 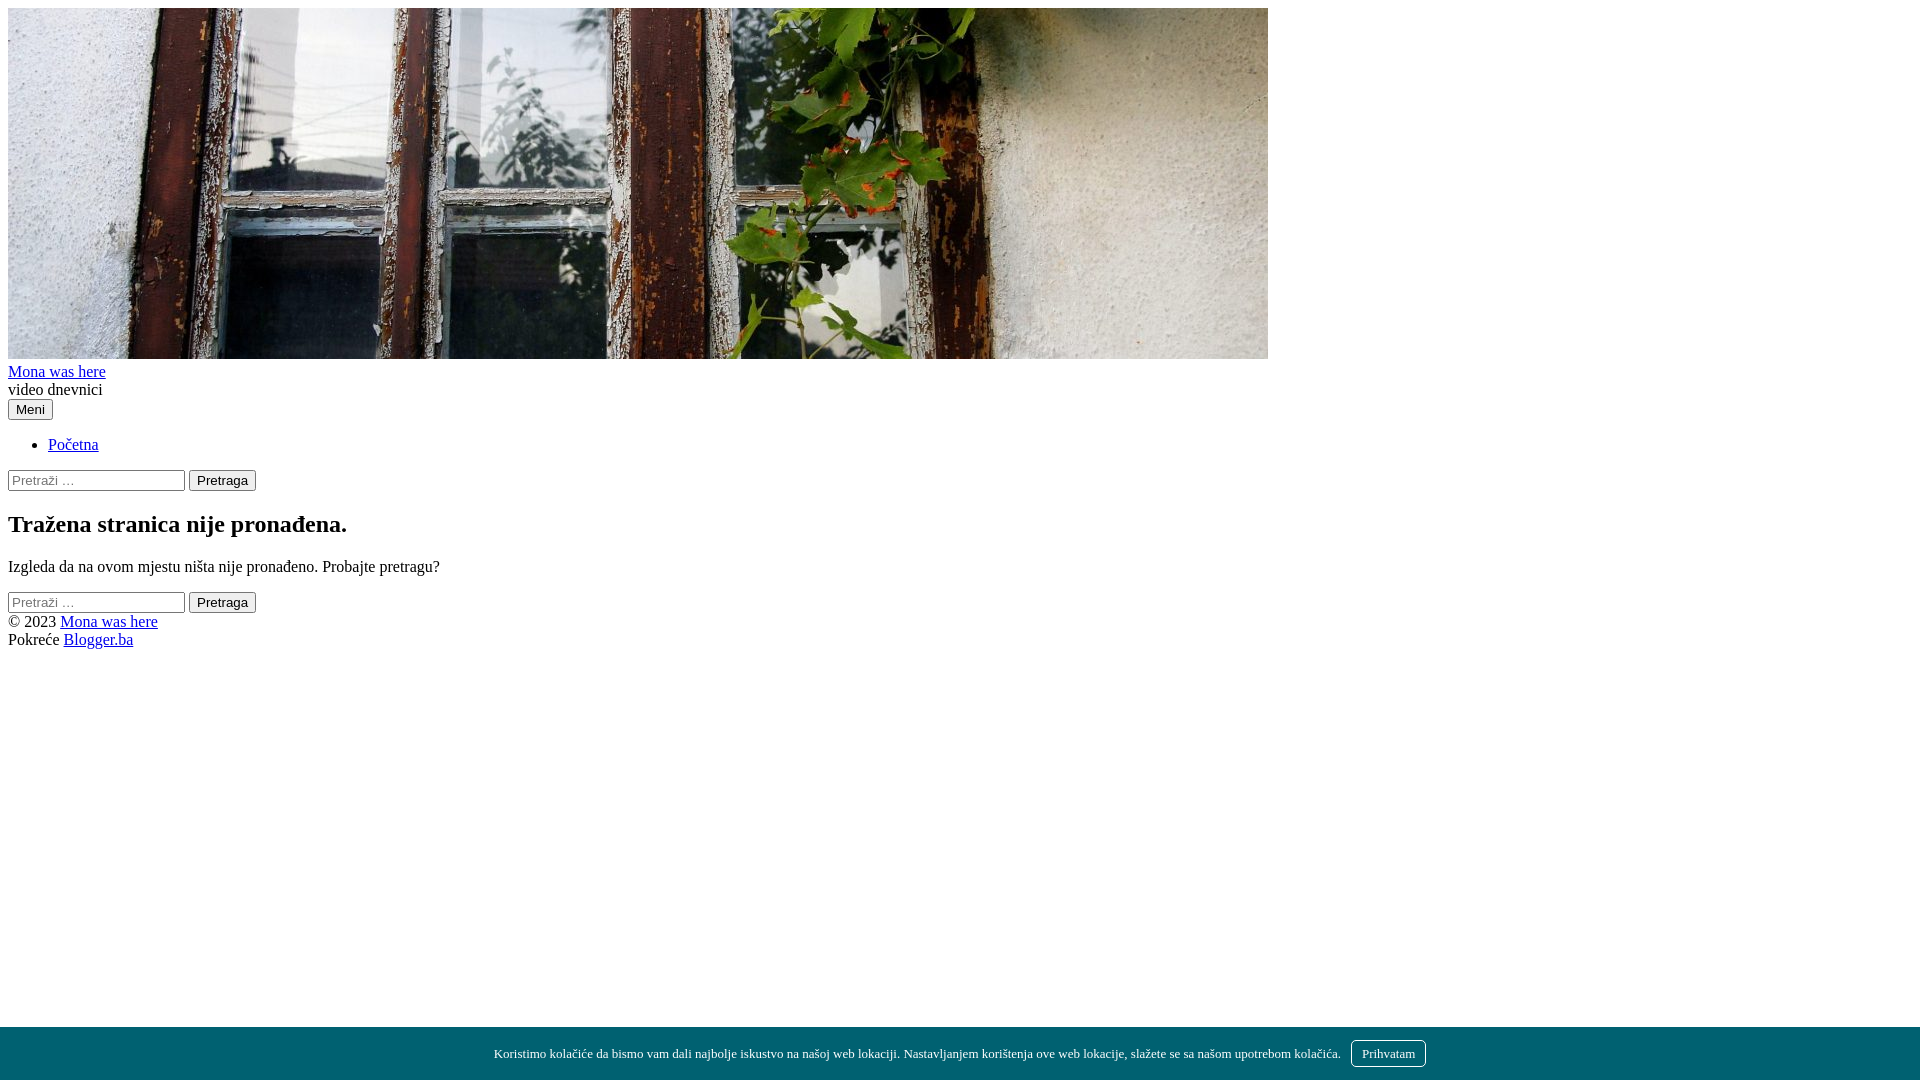 I want to click on 'Blogger.ba', so click(x=98, y=639).